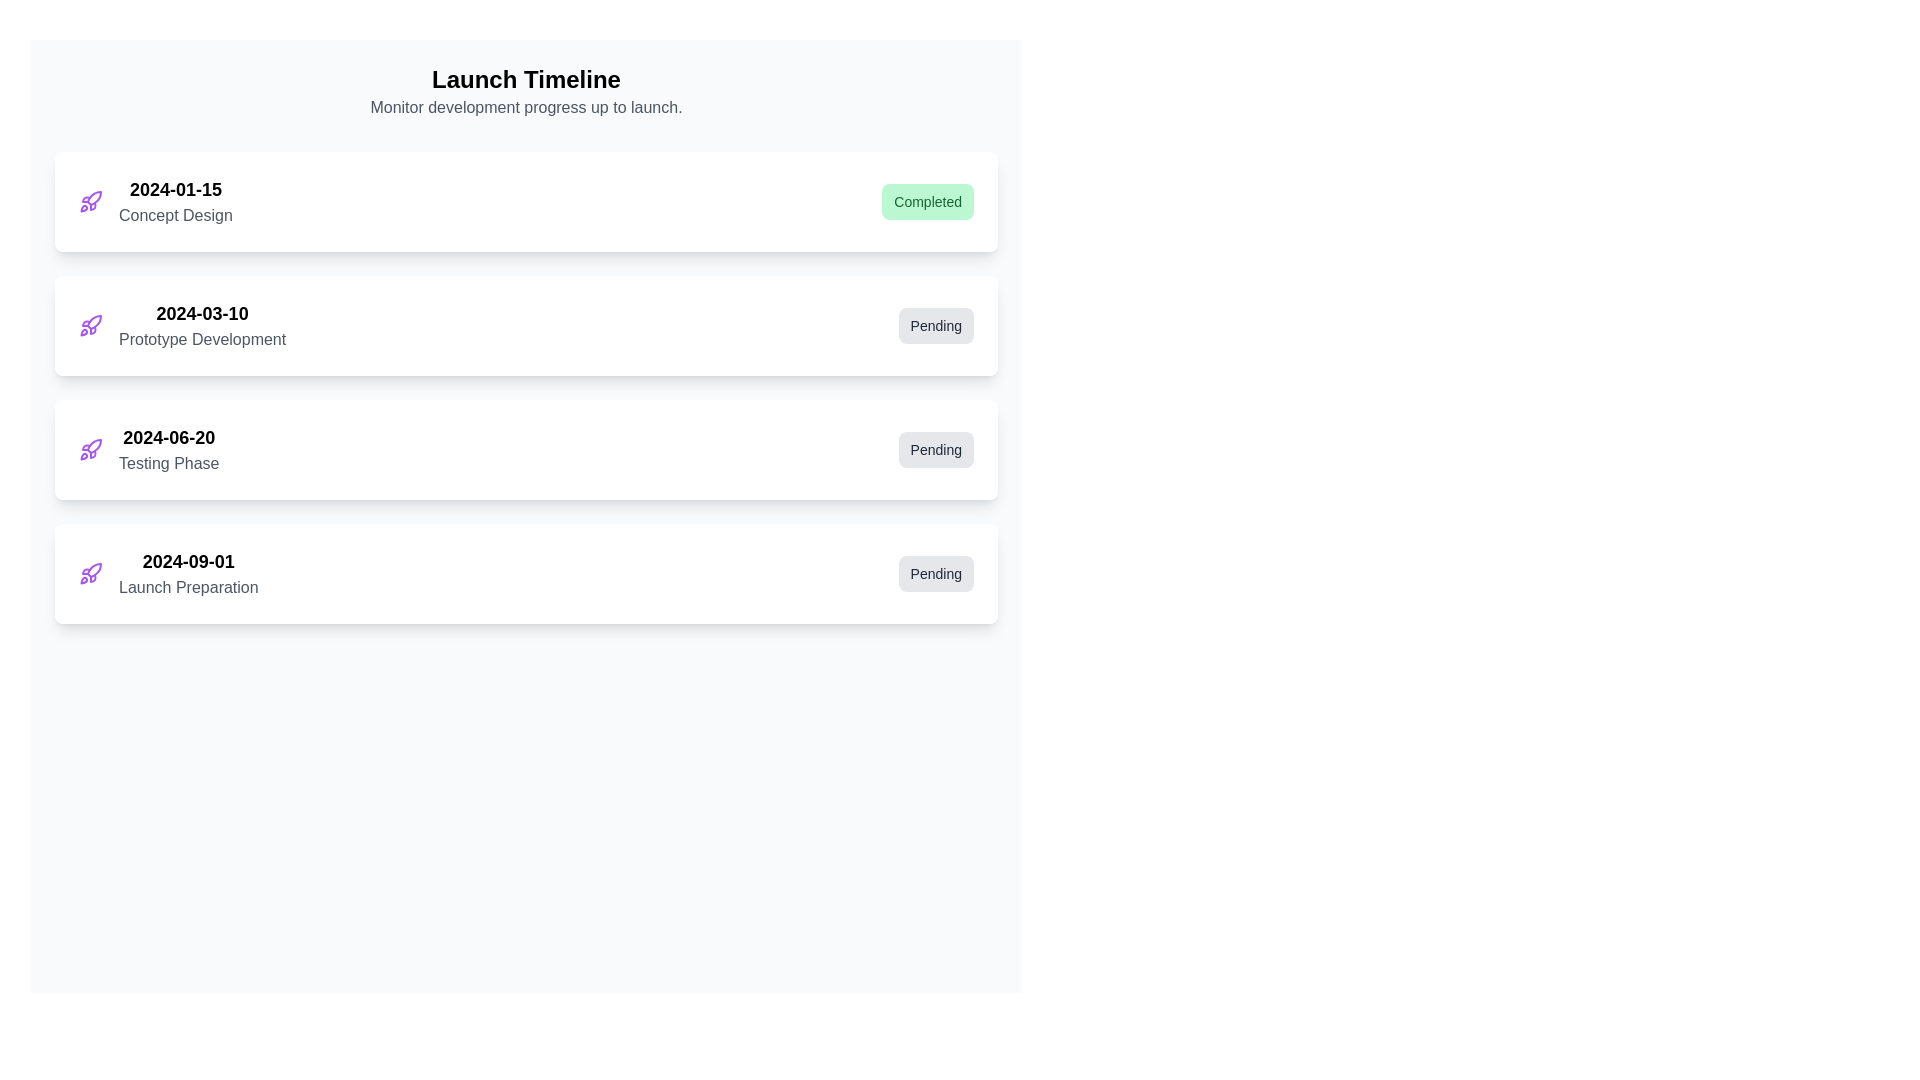 The image size is (1920, 1080). What do you see at coordinates (90, 201) in the screenshot?
I see `the rocket icon representing the 'Concept Design' milestone in the timeline interface, positioned at the leftmost element of the first item in a vertical list` at bounding box center [90, 201].